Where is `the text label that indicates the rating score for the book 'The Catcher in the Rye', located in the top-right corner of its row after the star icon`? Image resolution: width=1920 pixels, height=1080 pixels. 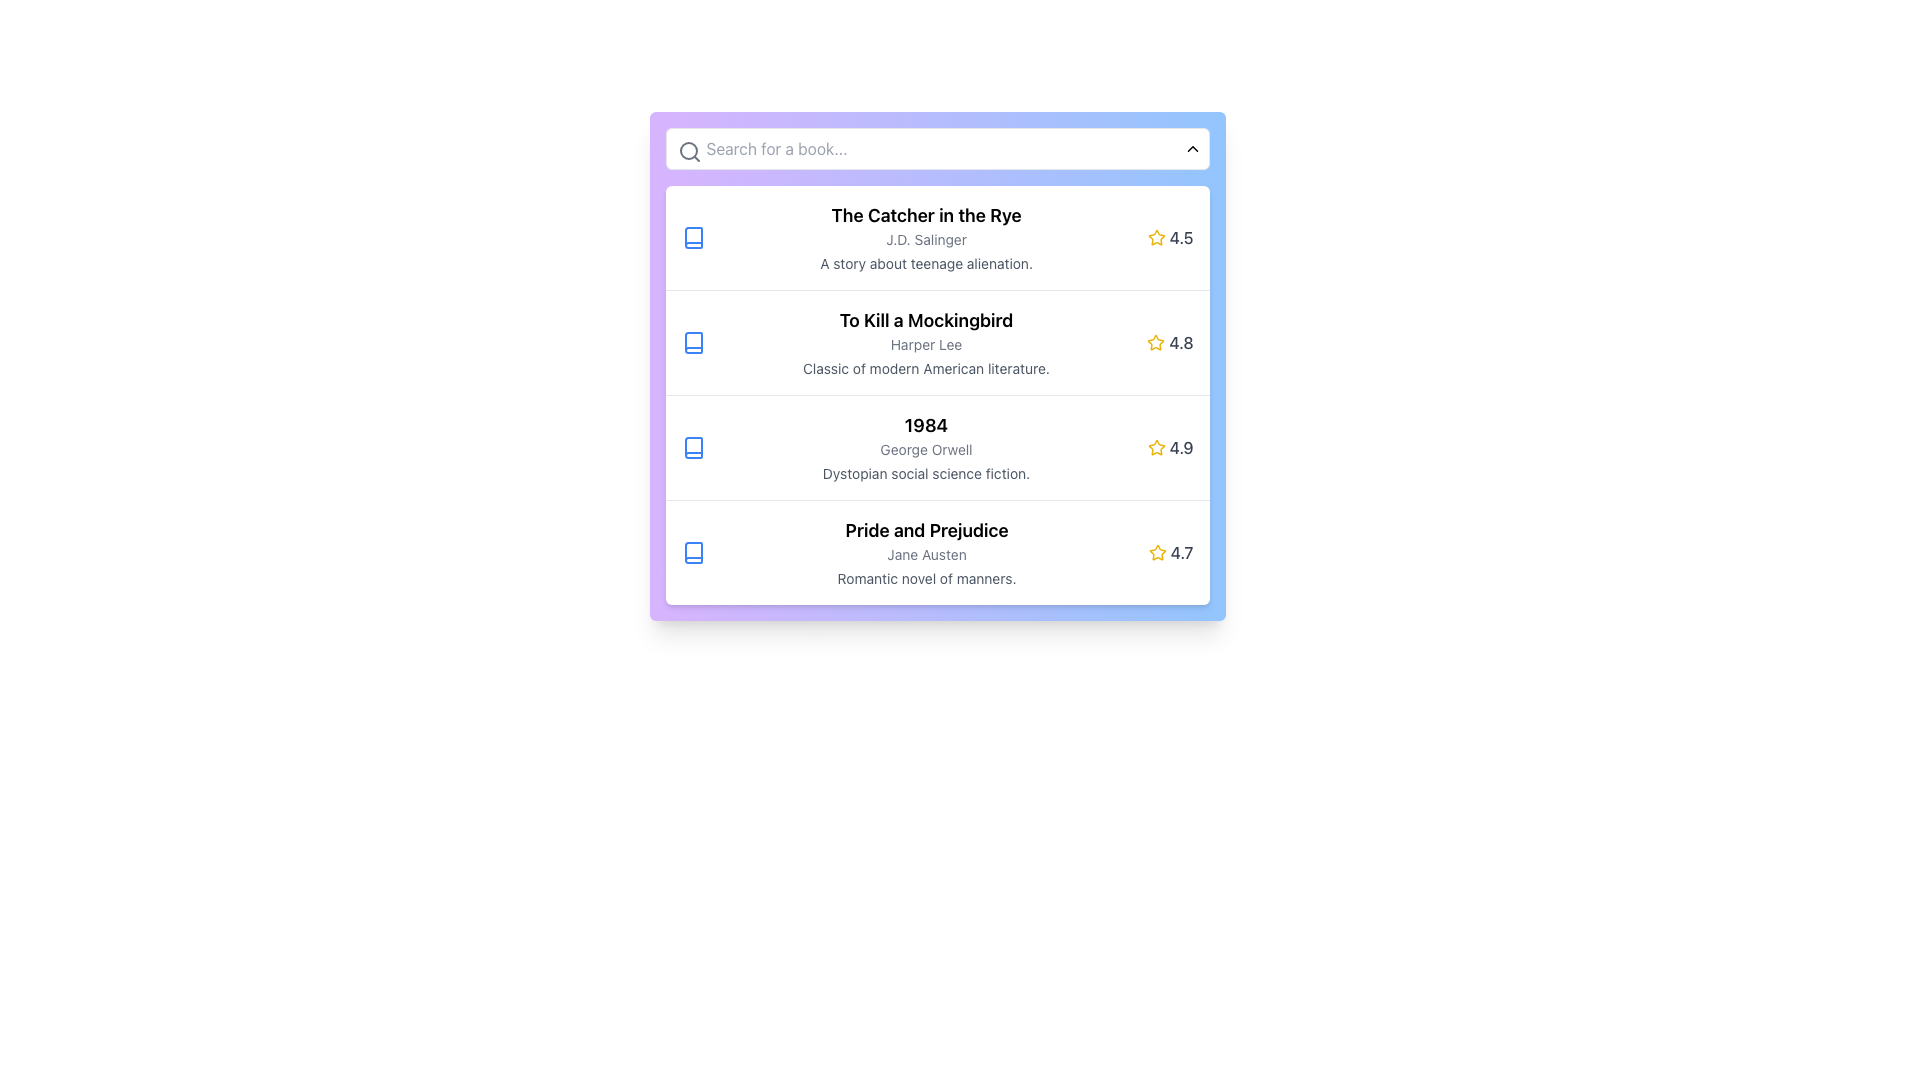 the text label that indicates the rating score for the book 'The Catcher in the Rye', located in the top-right corner of its row after the star icon is located at coordinates (1181, 237).